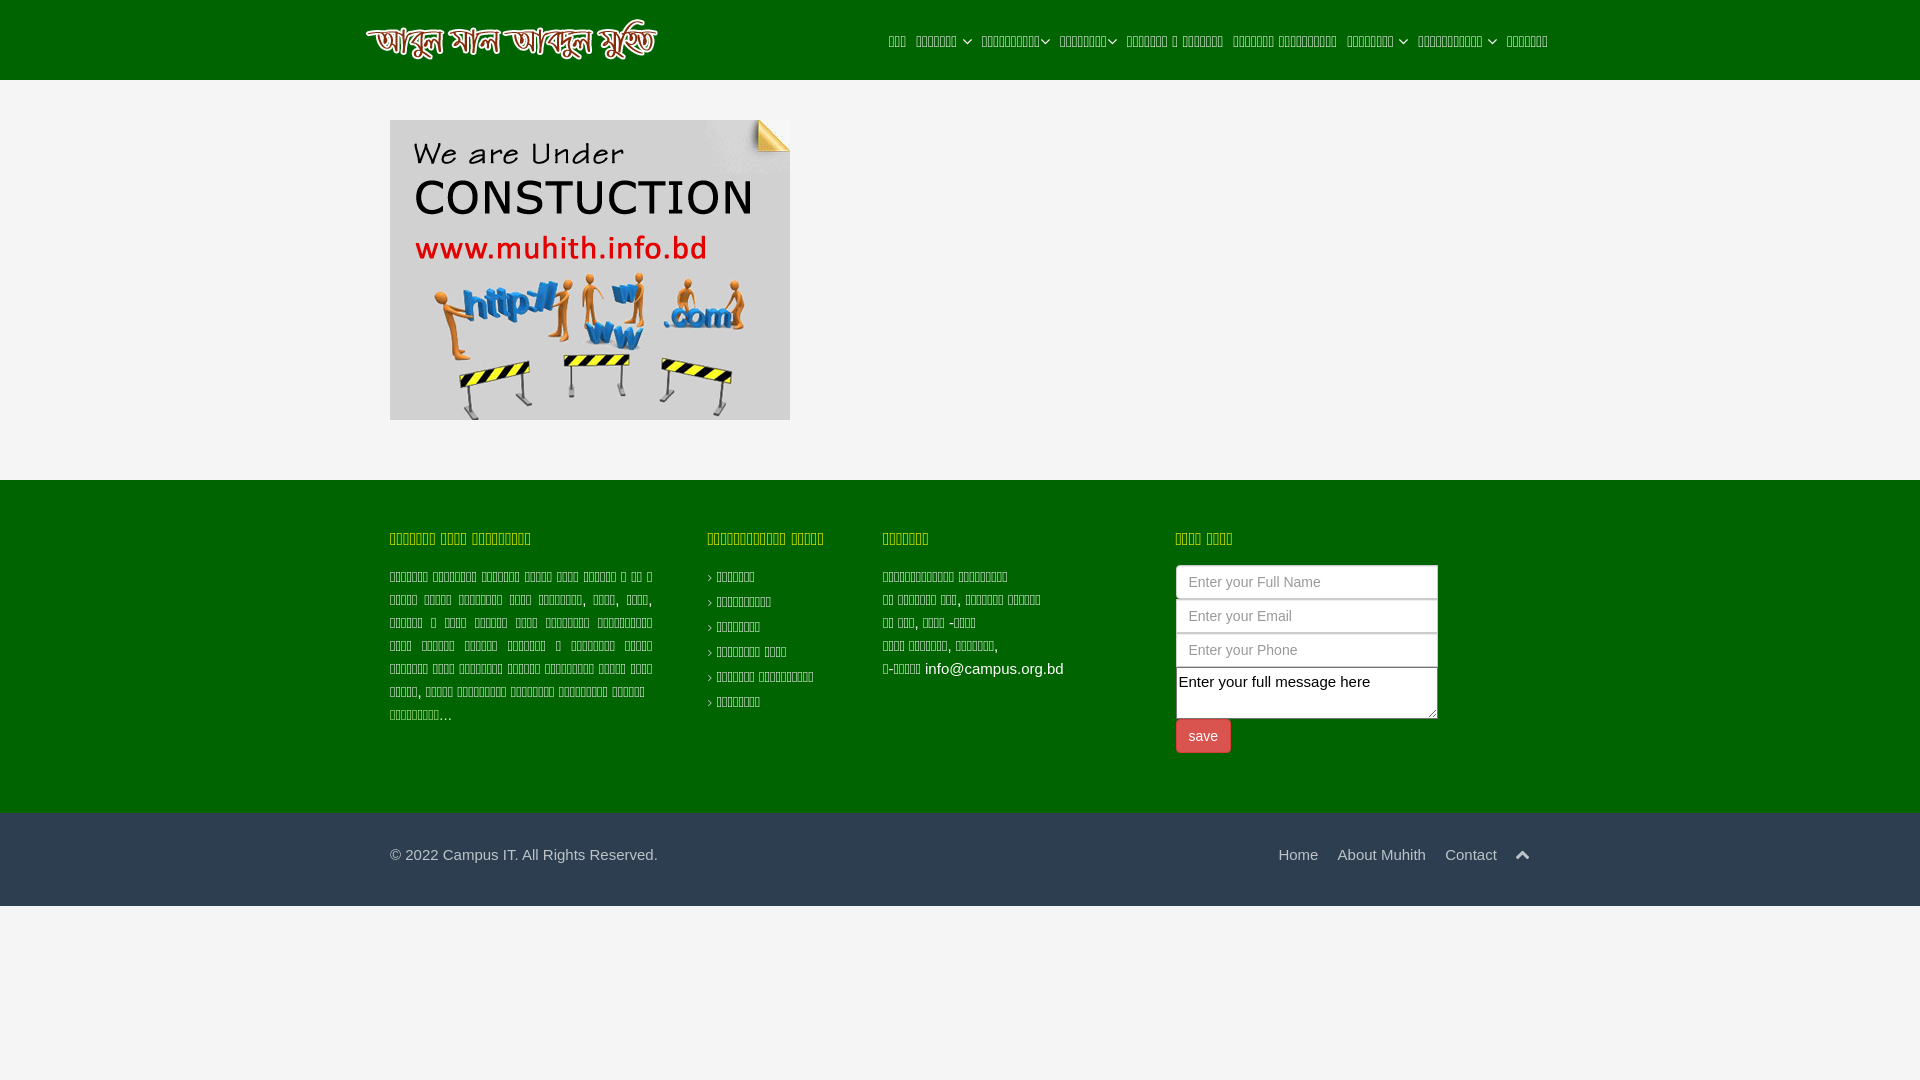 Image resolution: width=1920 pixels, height=1080 pixels. I want to click on 'About Muhith', so click(1381, 854).